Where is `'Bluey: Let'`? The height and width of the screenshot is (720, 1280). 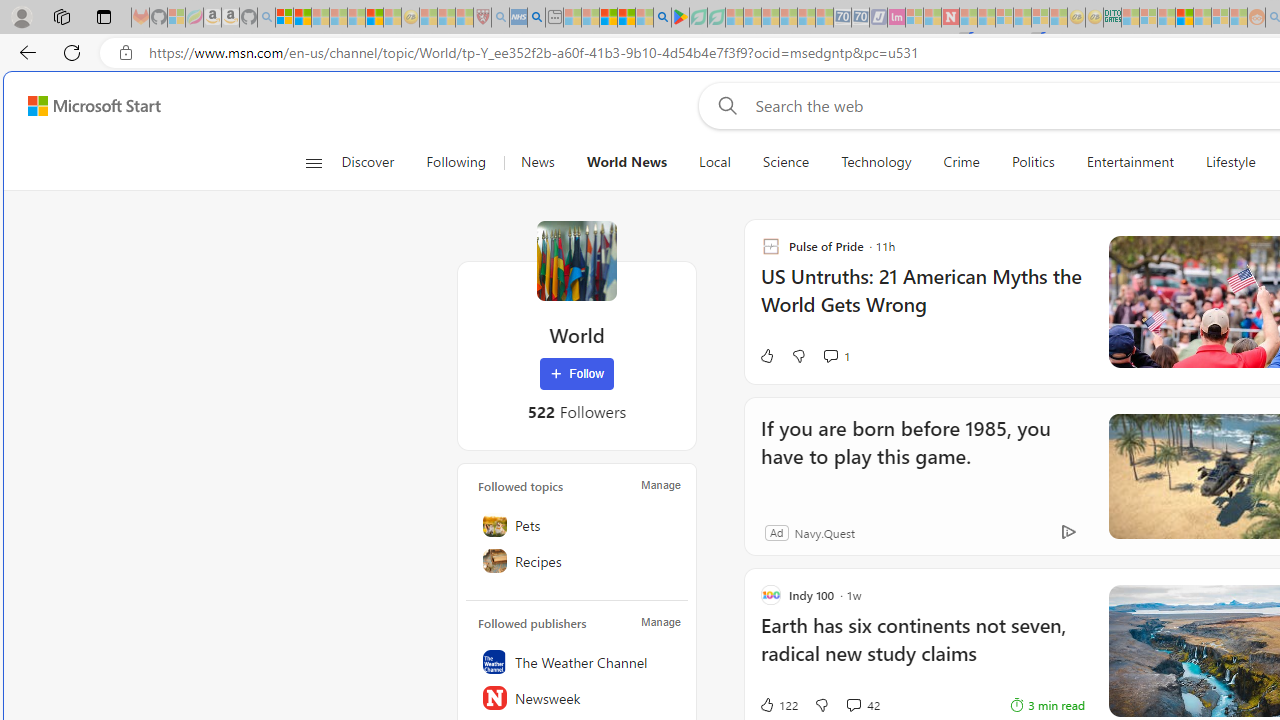 'Bluey: Let' is located at coordinates (680, 17).